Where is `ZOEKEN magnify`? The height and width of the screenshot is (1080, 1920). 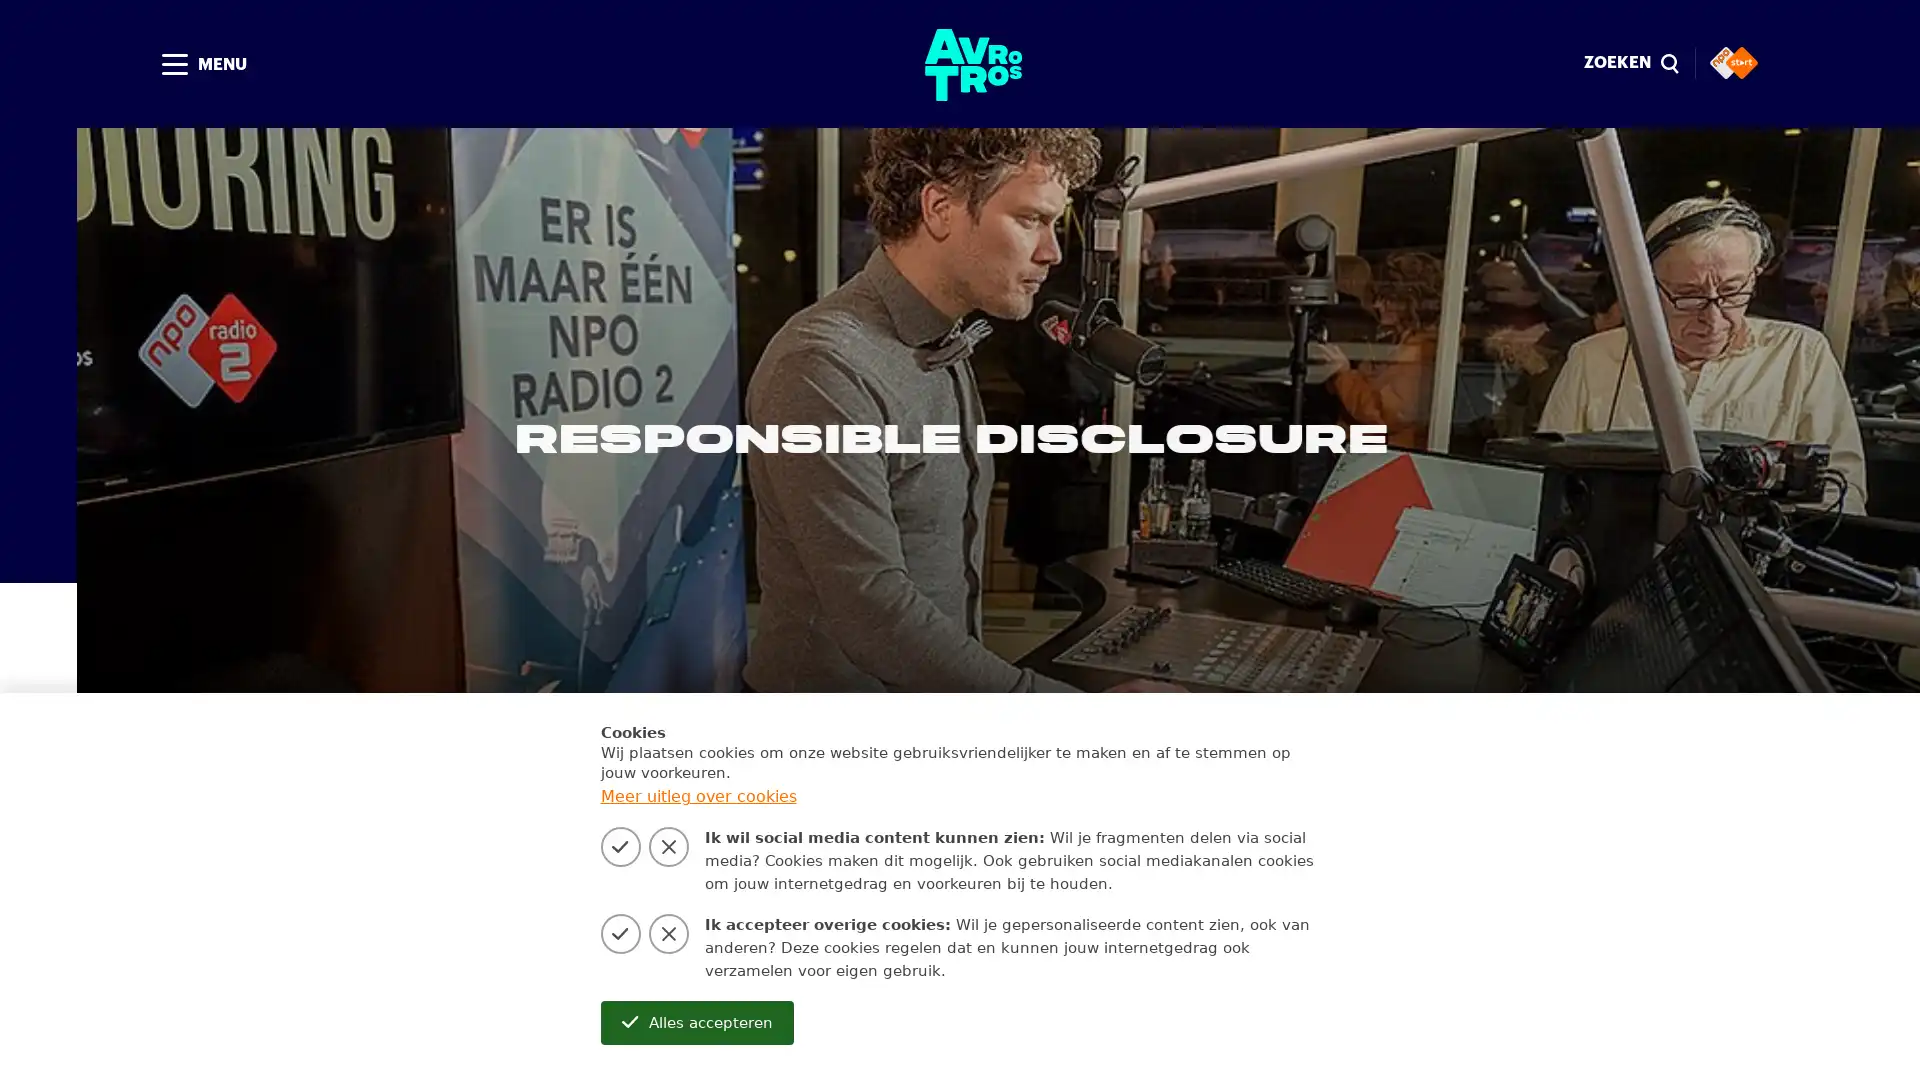 ZOEKEN magnify is located at coordinates (1630, 63).